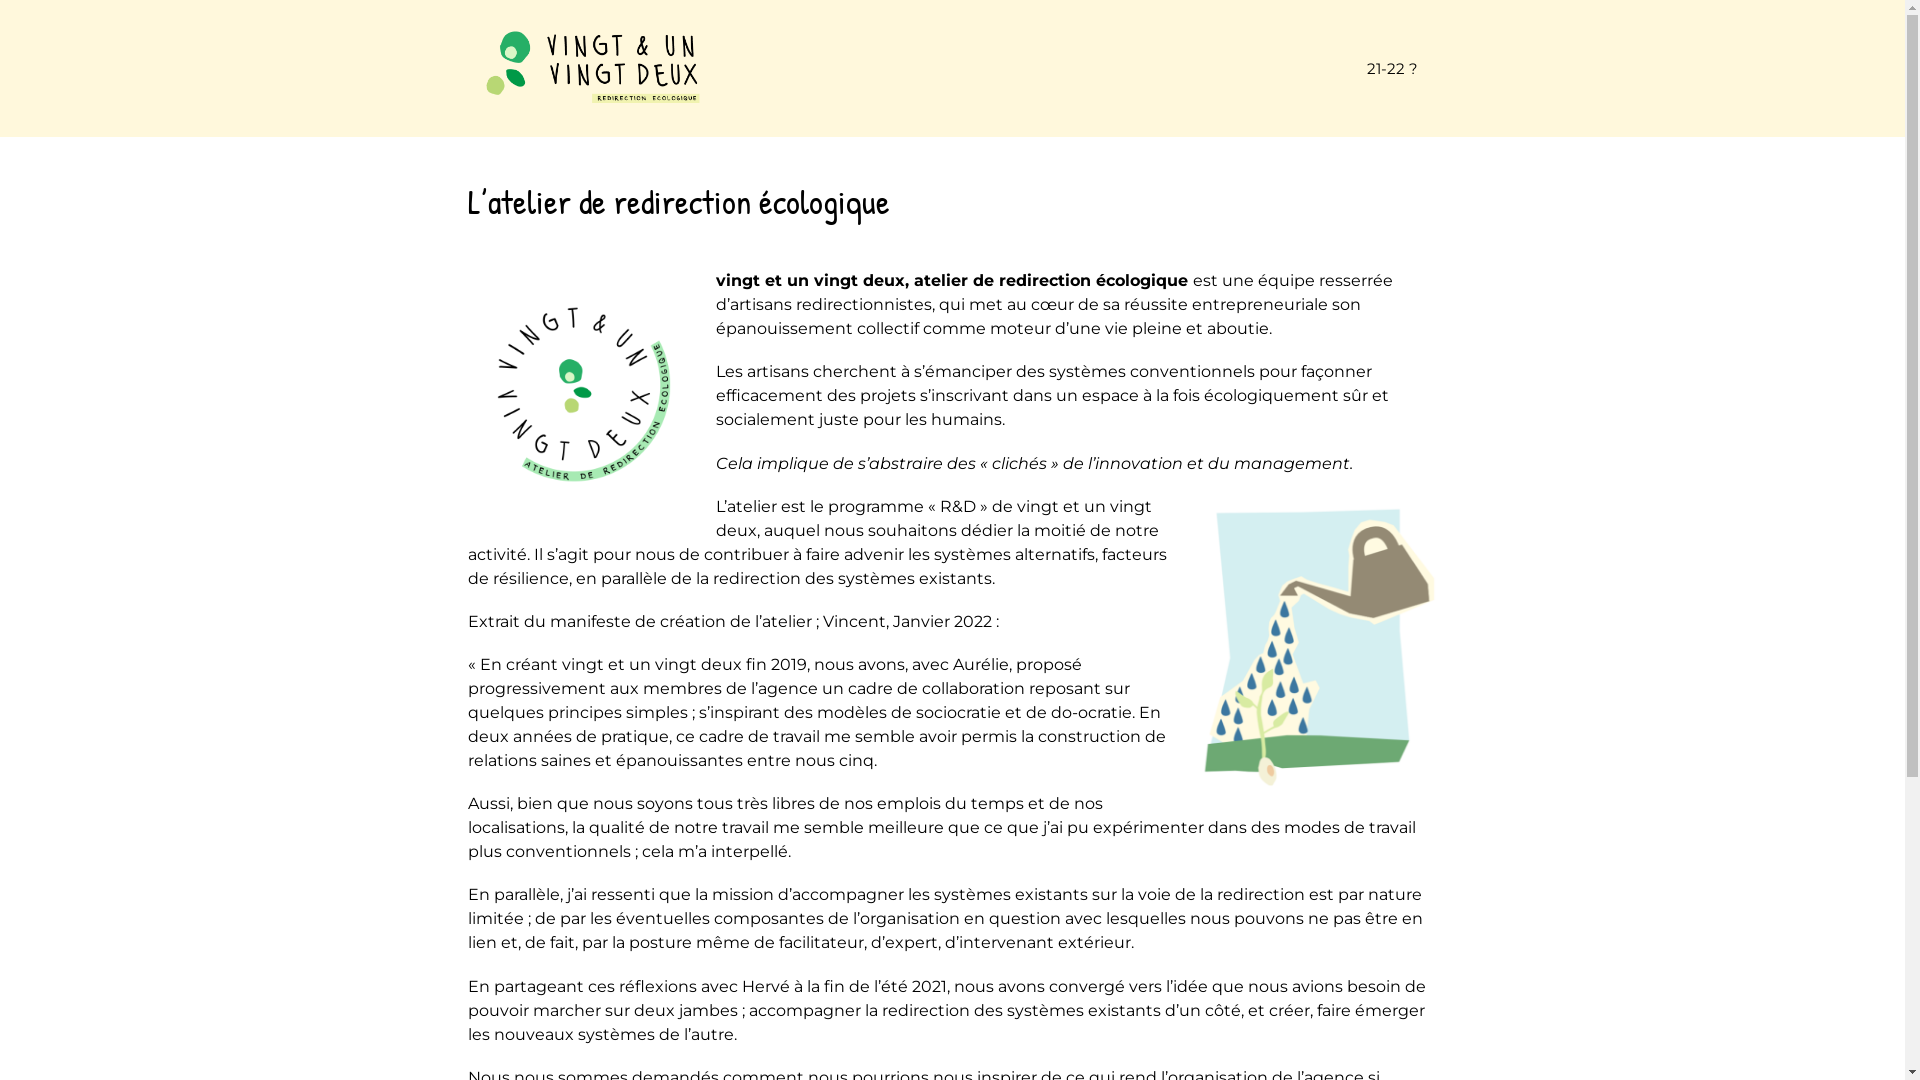 Image resolution: width=1920 pixels, height=1080 pixels. Describe the element at coordinates (1390, 68) in the screenshot. I see `'21-22 ?'` at that location.